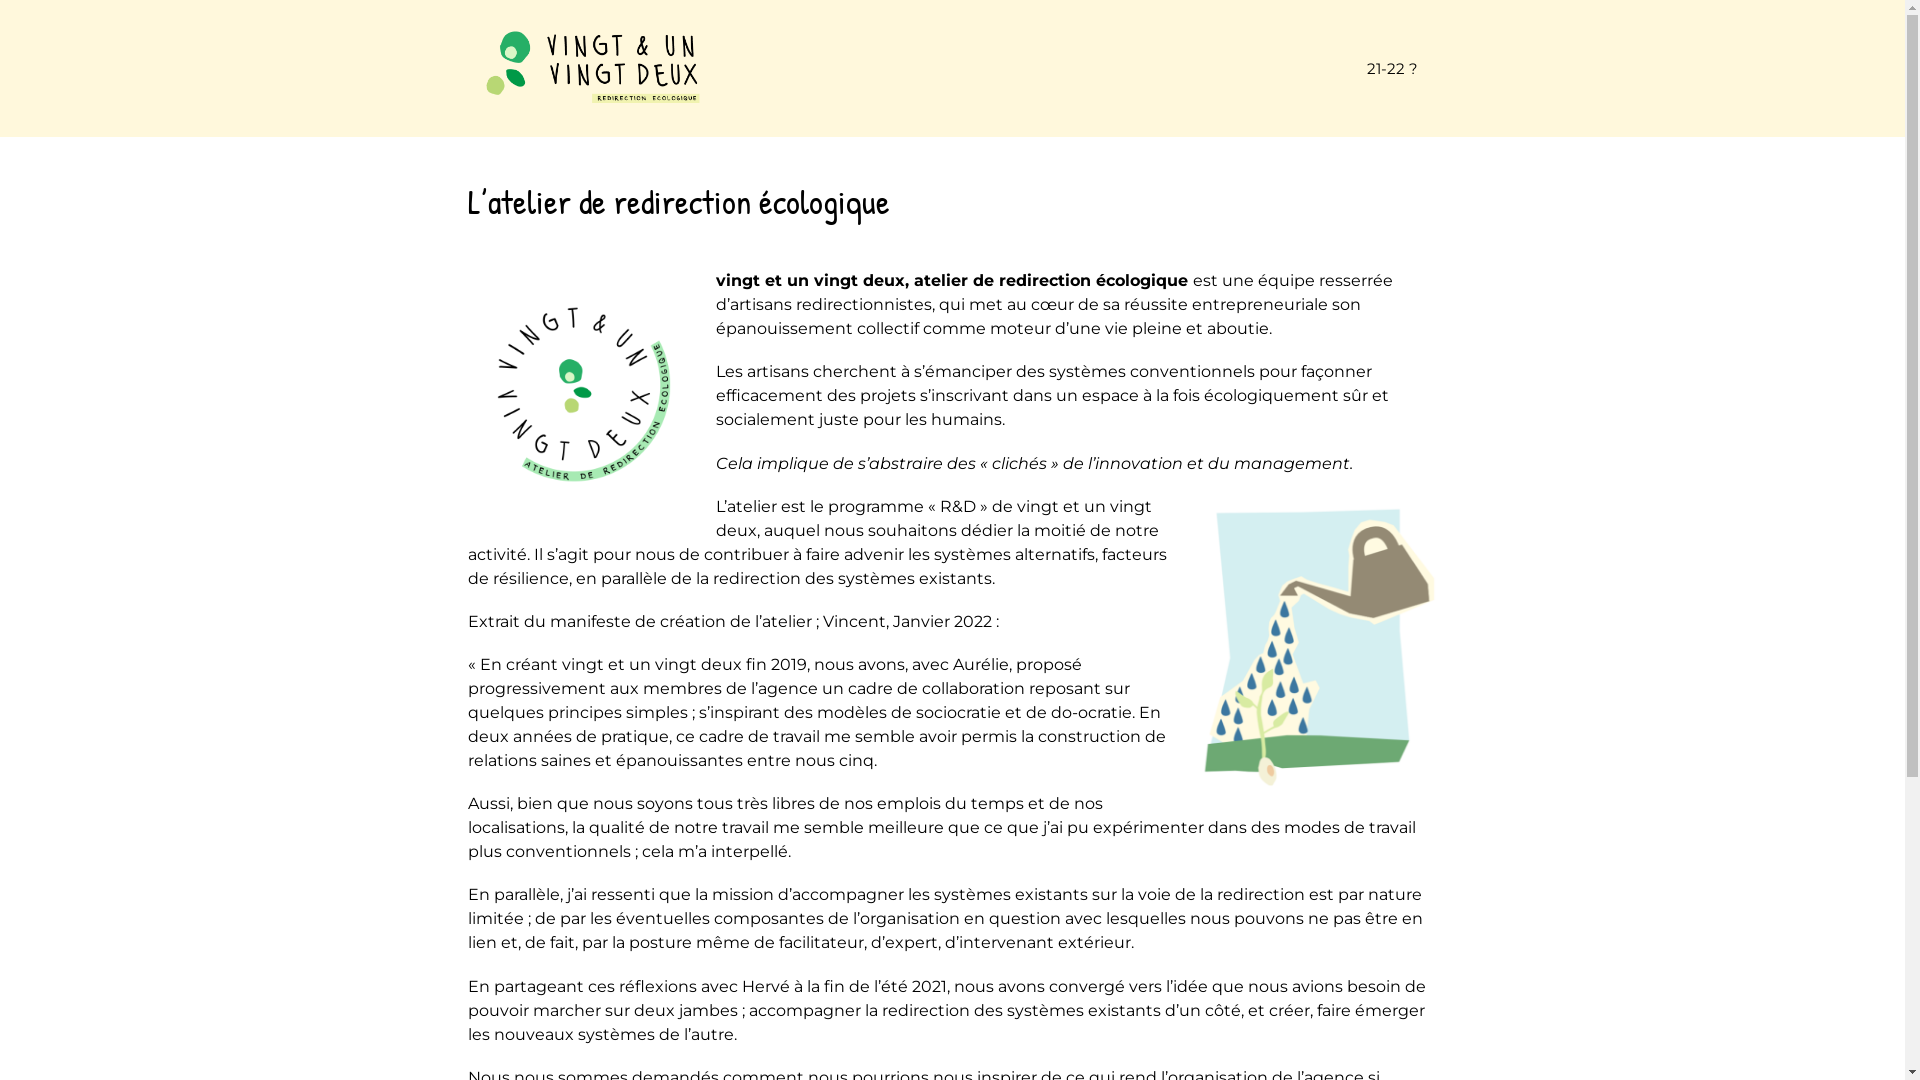 Image resolution: width=1920 pixels, height=1080 pixels. Describe the element at coordinates (1390, 68) in the screenshot. I see `'21-22 ?'` at that location.